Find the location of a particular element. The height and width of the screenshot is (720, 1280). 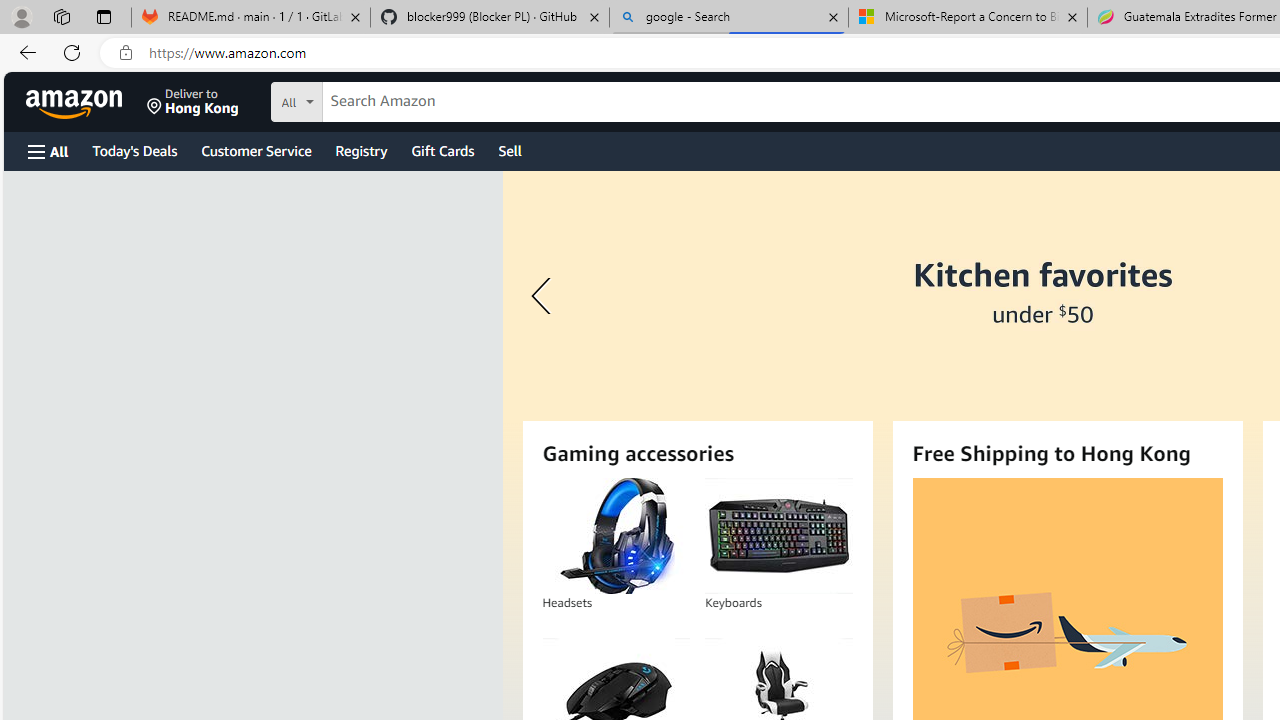

'Gift Cards' is located at coordinates (441, 149).